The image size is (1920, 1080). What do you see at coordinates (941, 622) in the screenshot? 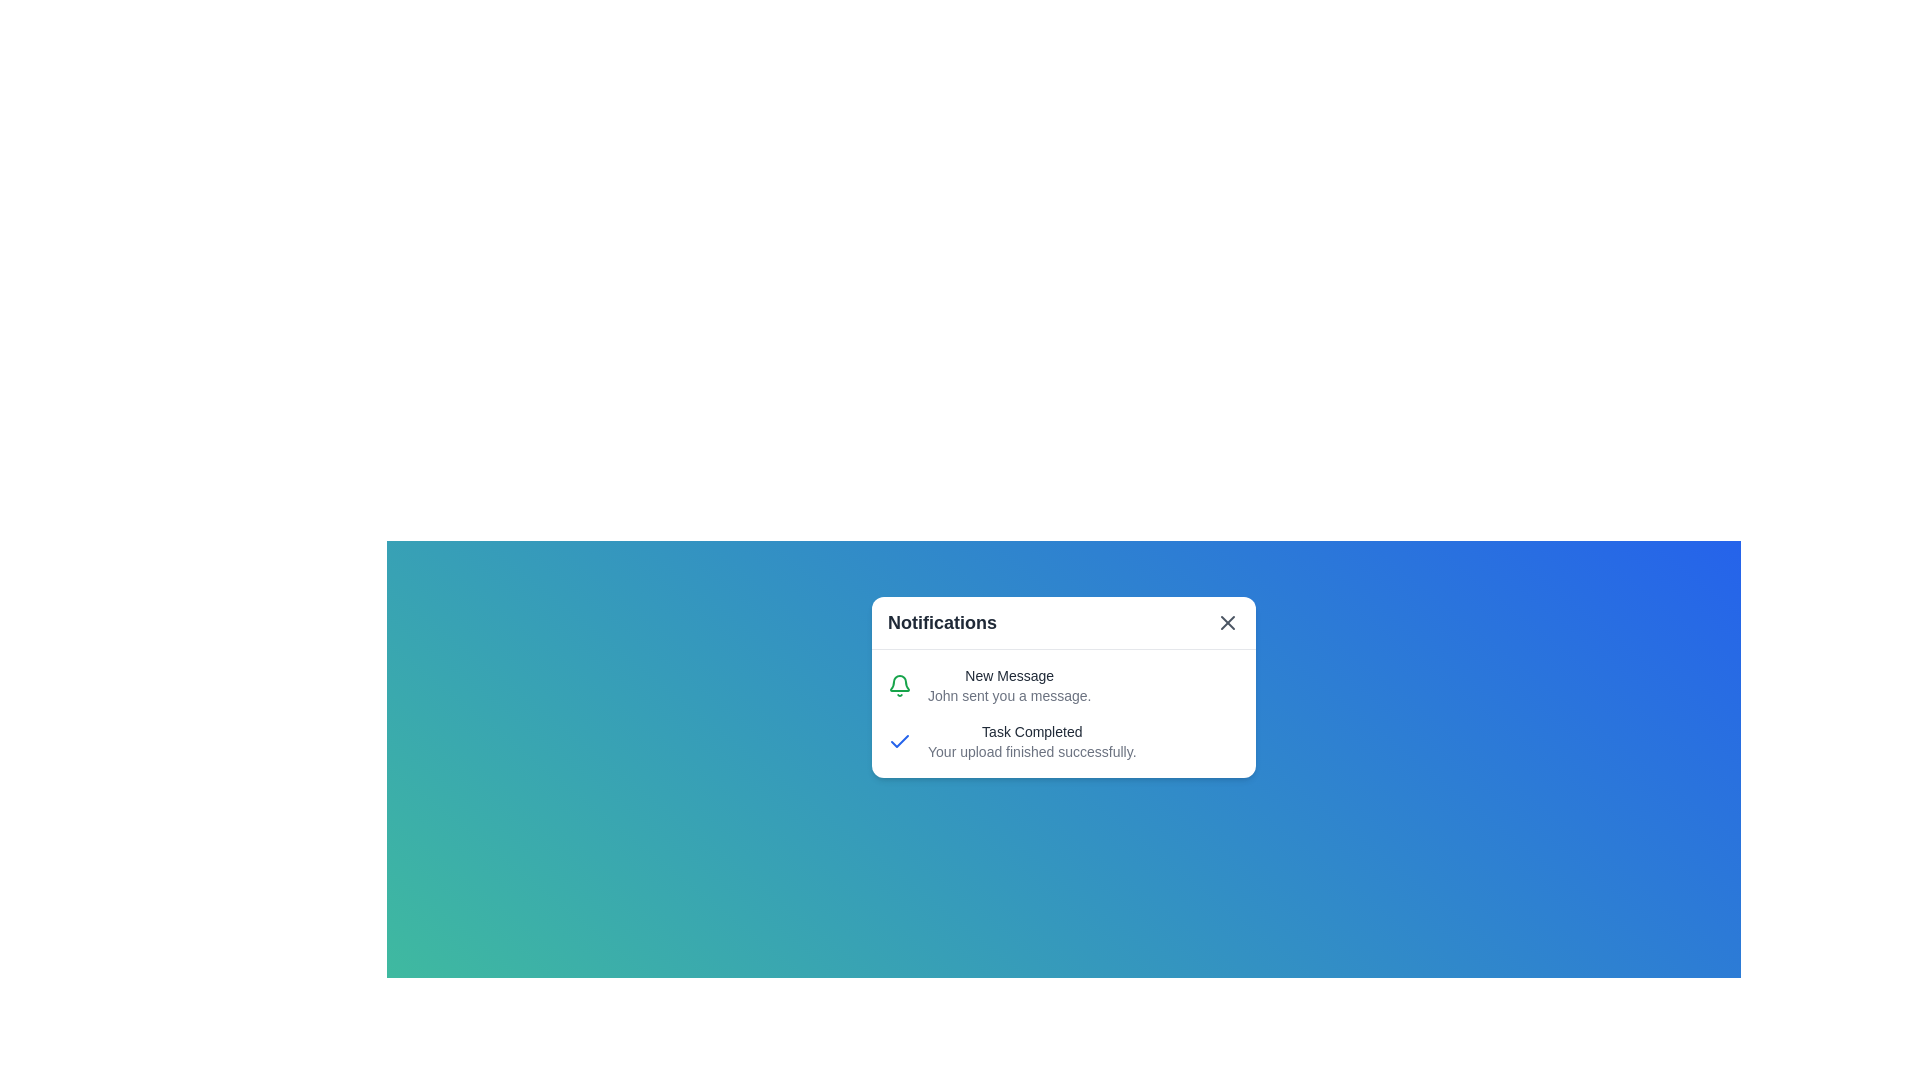
I see `'Notifications' text label displayed prominently at the top of the notification pop-up, which is in bold, larger size, and dark gray color` at bounding box center [941, 622].